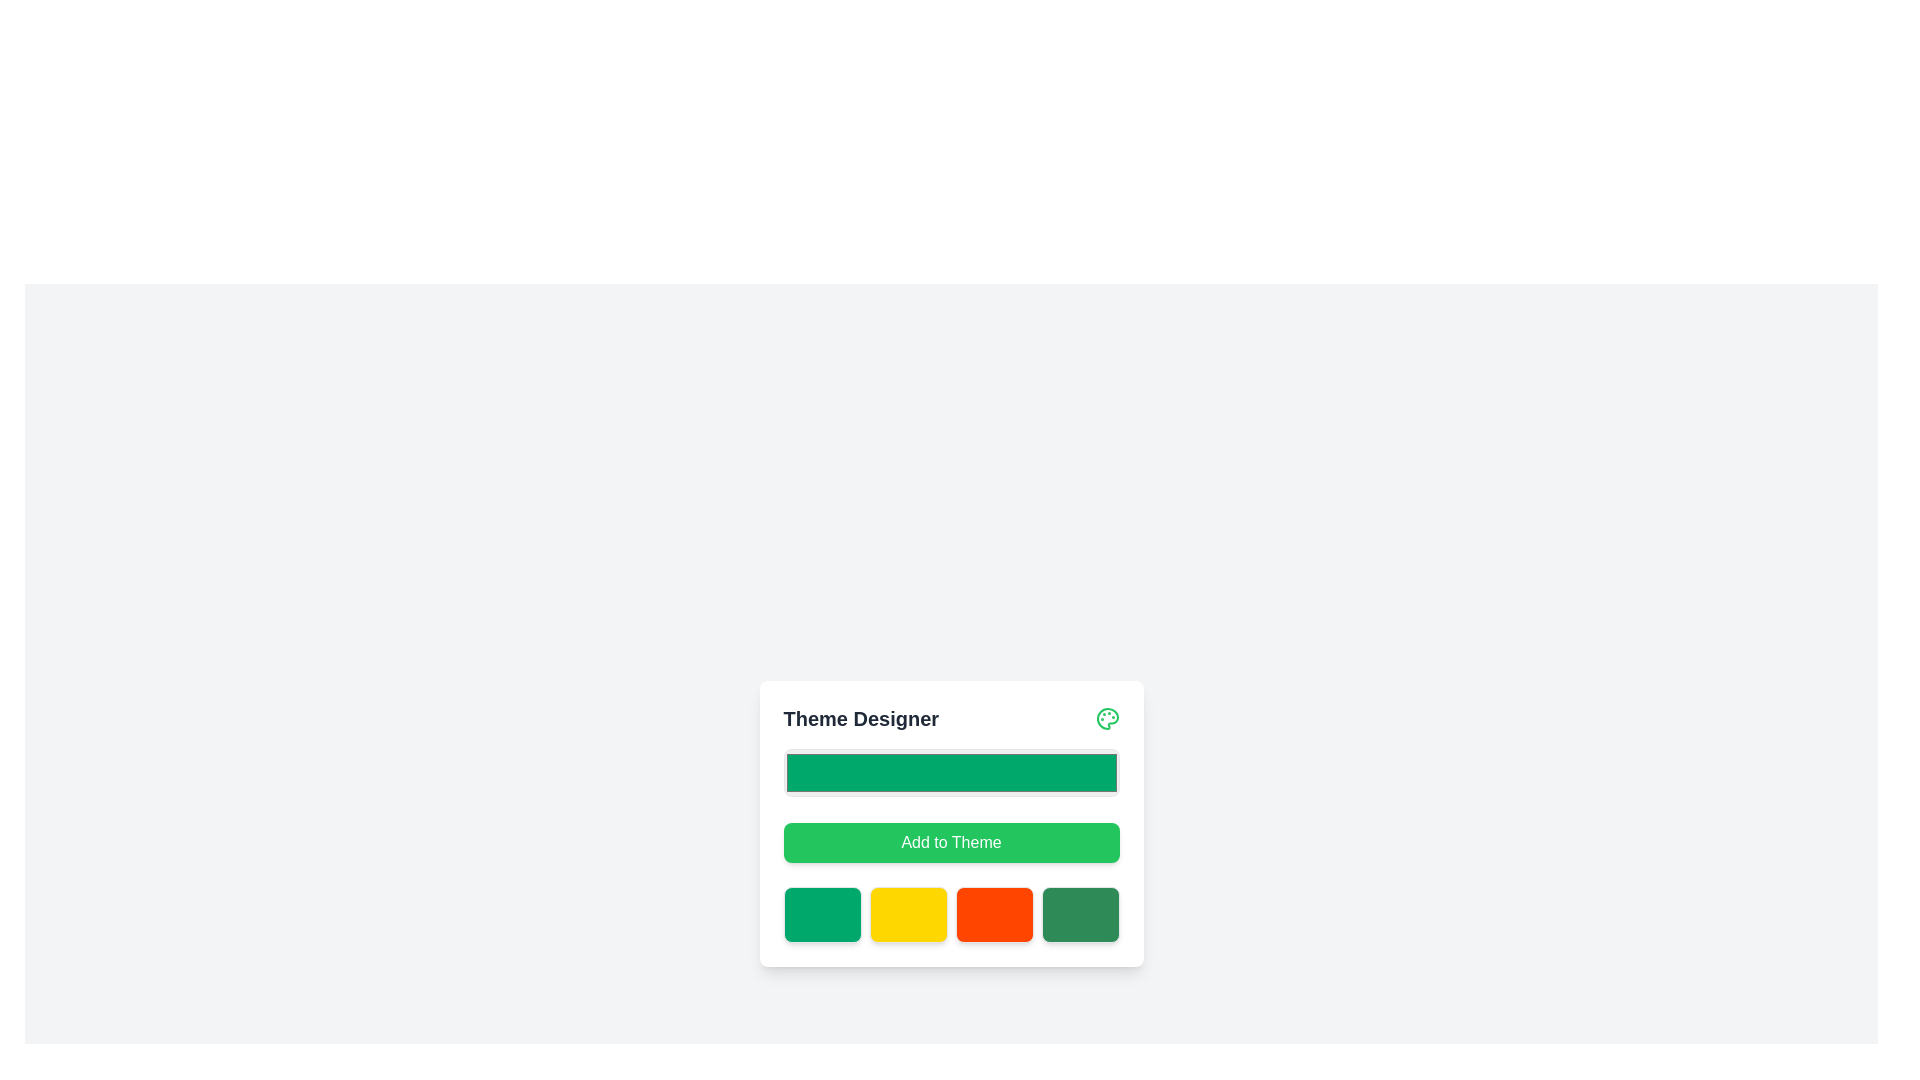 This screenshot has height=1080, width=1920. Describe the element at coordinates (822, 914) in the screenshot. I see `the leftmost color selection button in the 'Theme Designer' interface` at that location.